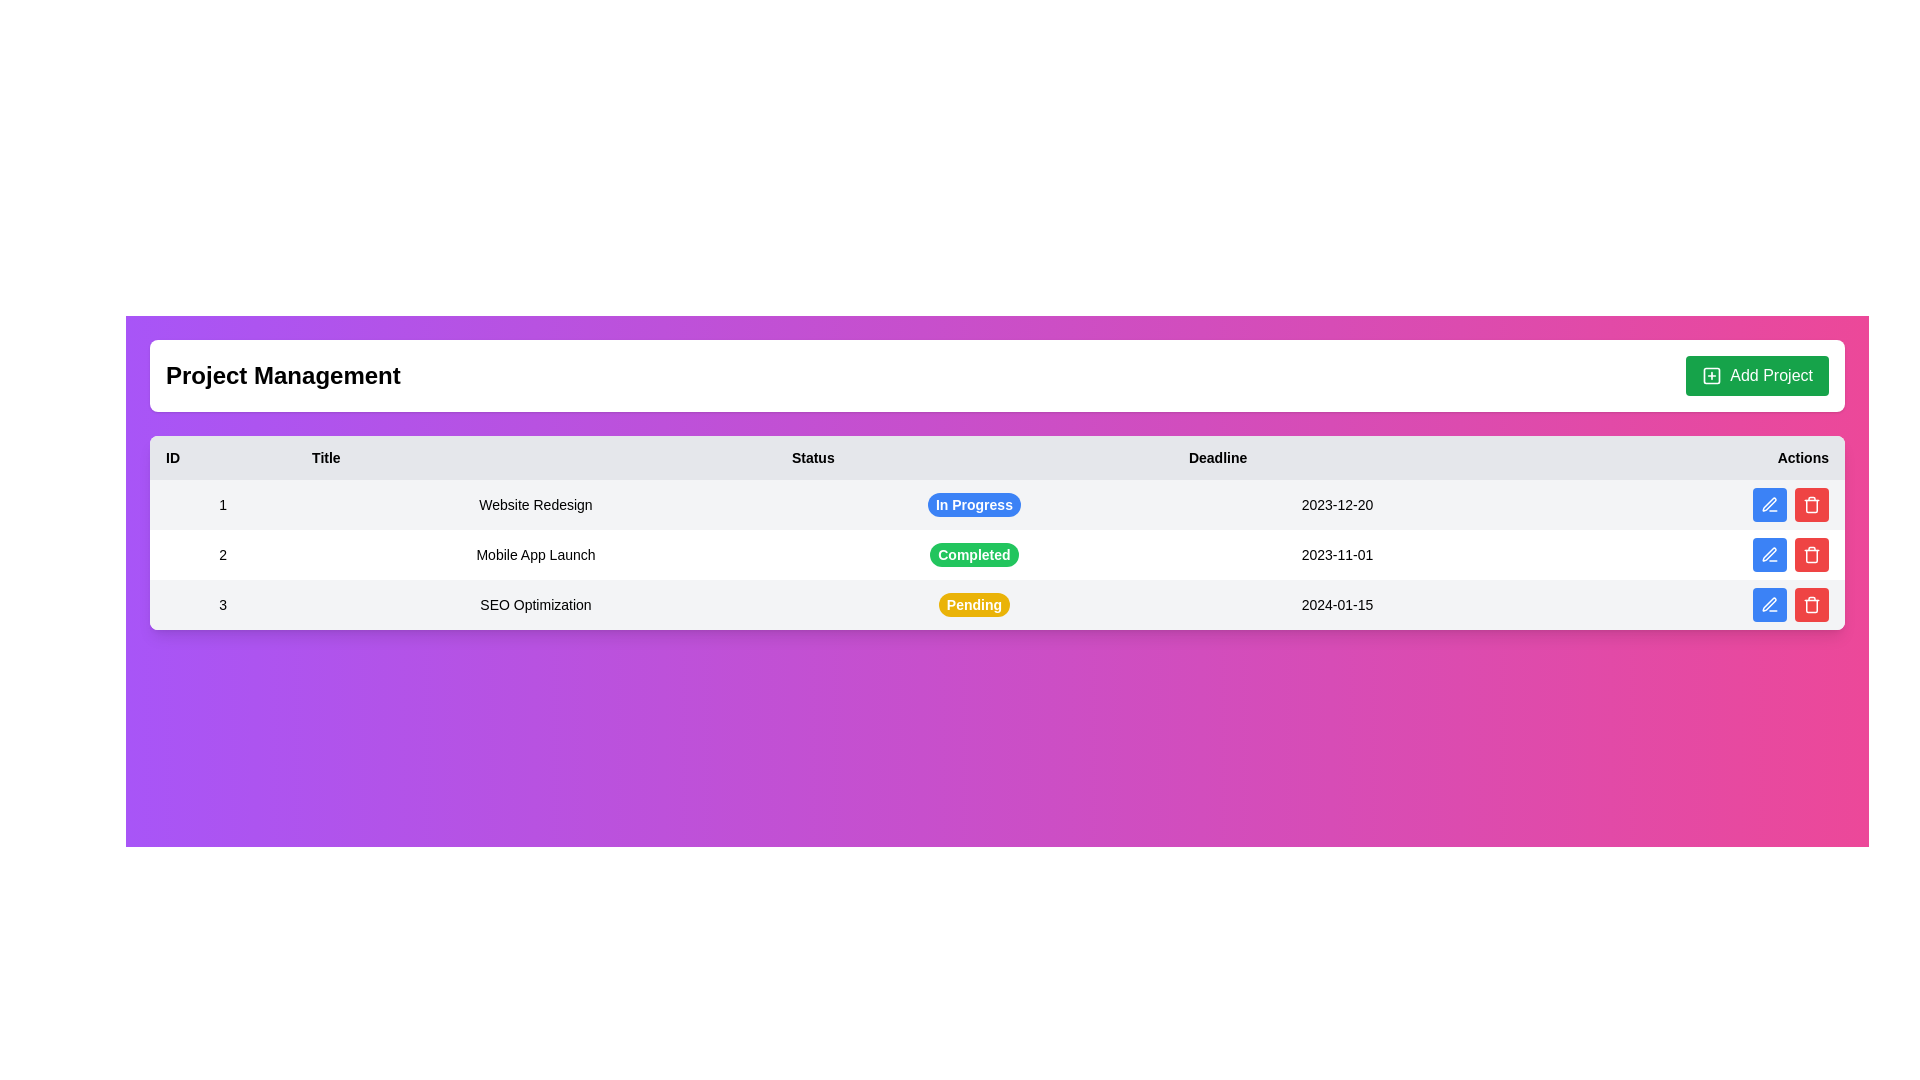 Image resolution: width=1920 pixels, height=1080 pixels. I want to click on the blue rectangular button with rounded edges and a white pencil icon in the 'Actions' column for the entry 'Mobile App Launch', so click(1770, 555).